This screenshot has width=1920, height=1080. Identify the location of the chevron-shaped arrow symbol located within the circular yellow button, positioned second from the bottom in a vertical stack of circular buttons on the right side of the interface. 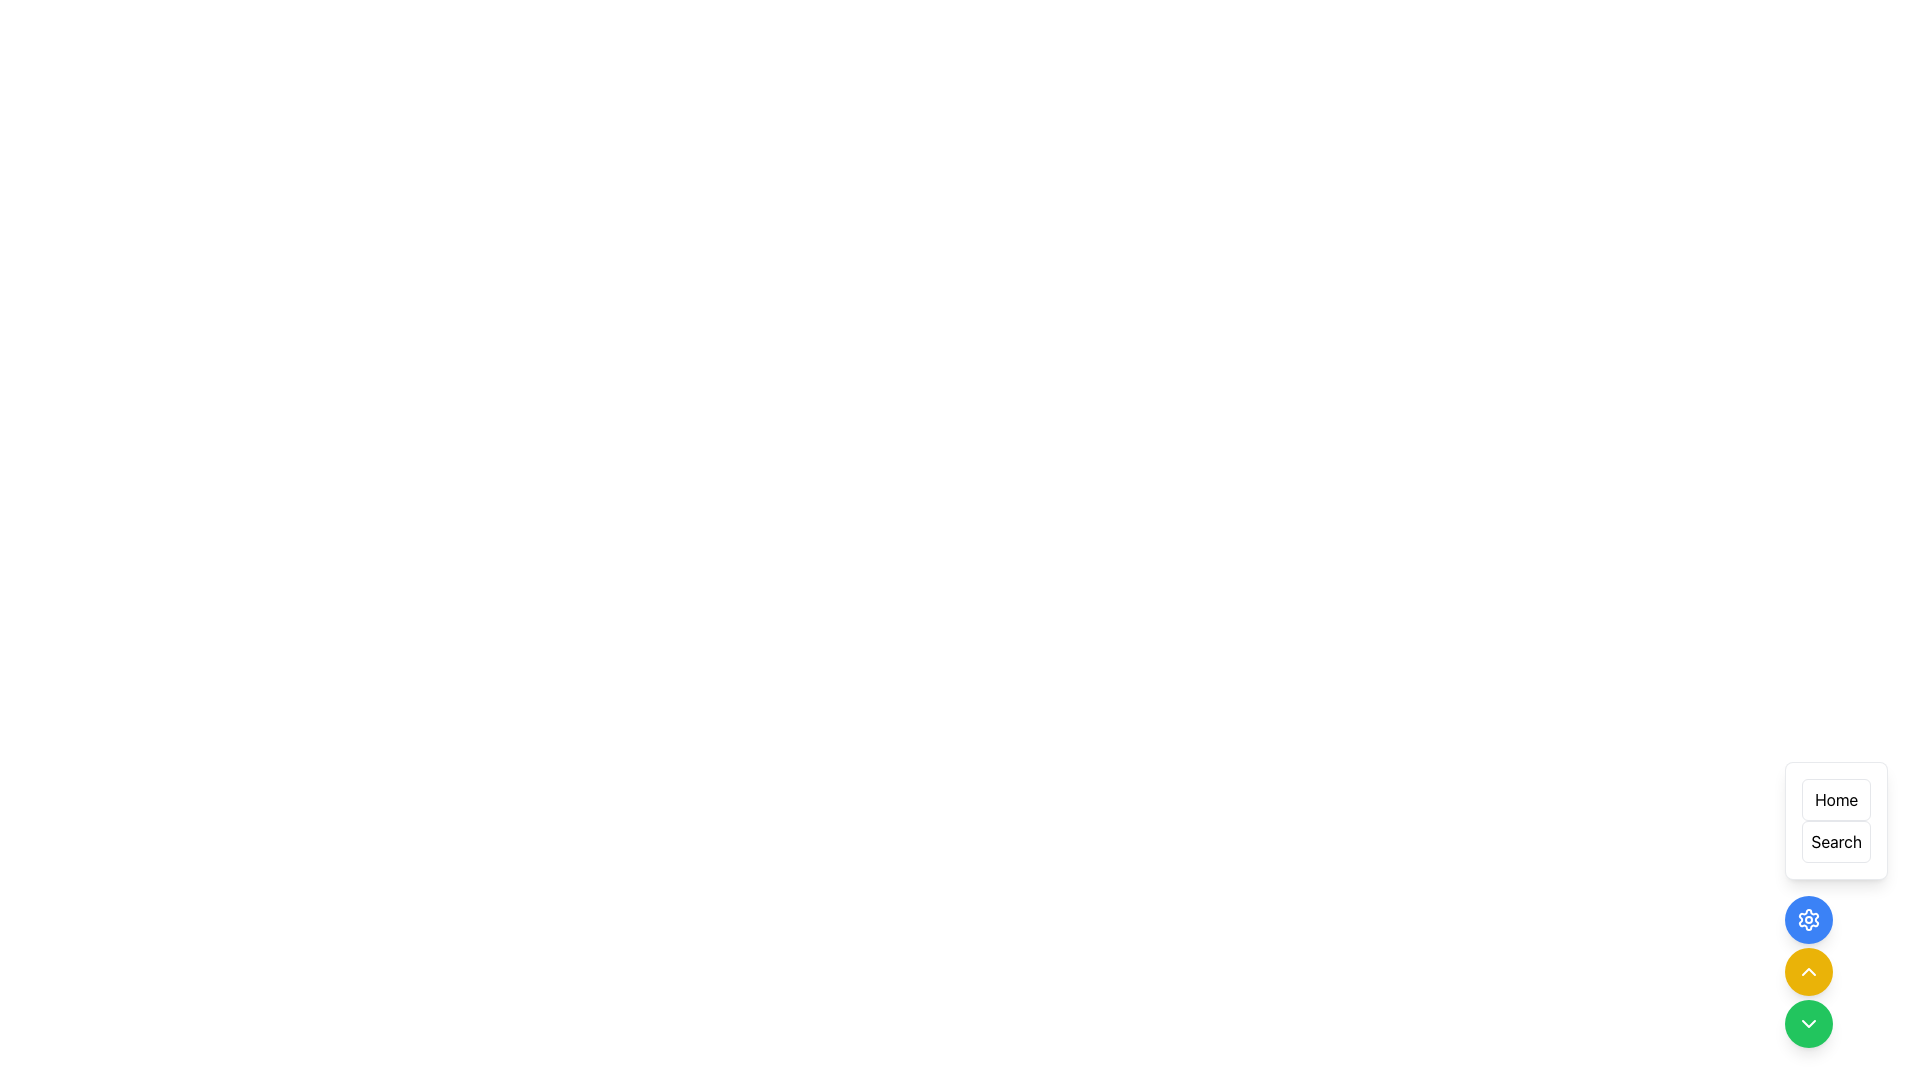
(1809, 971).